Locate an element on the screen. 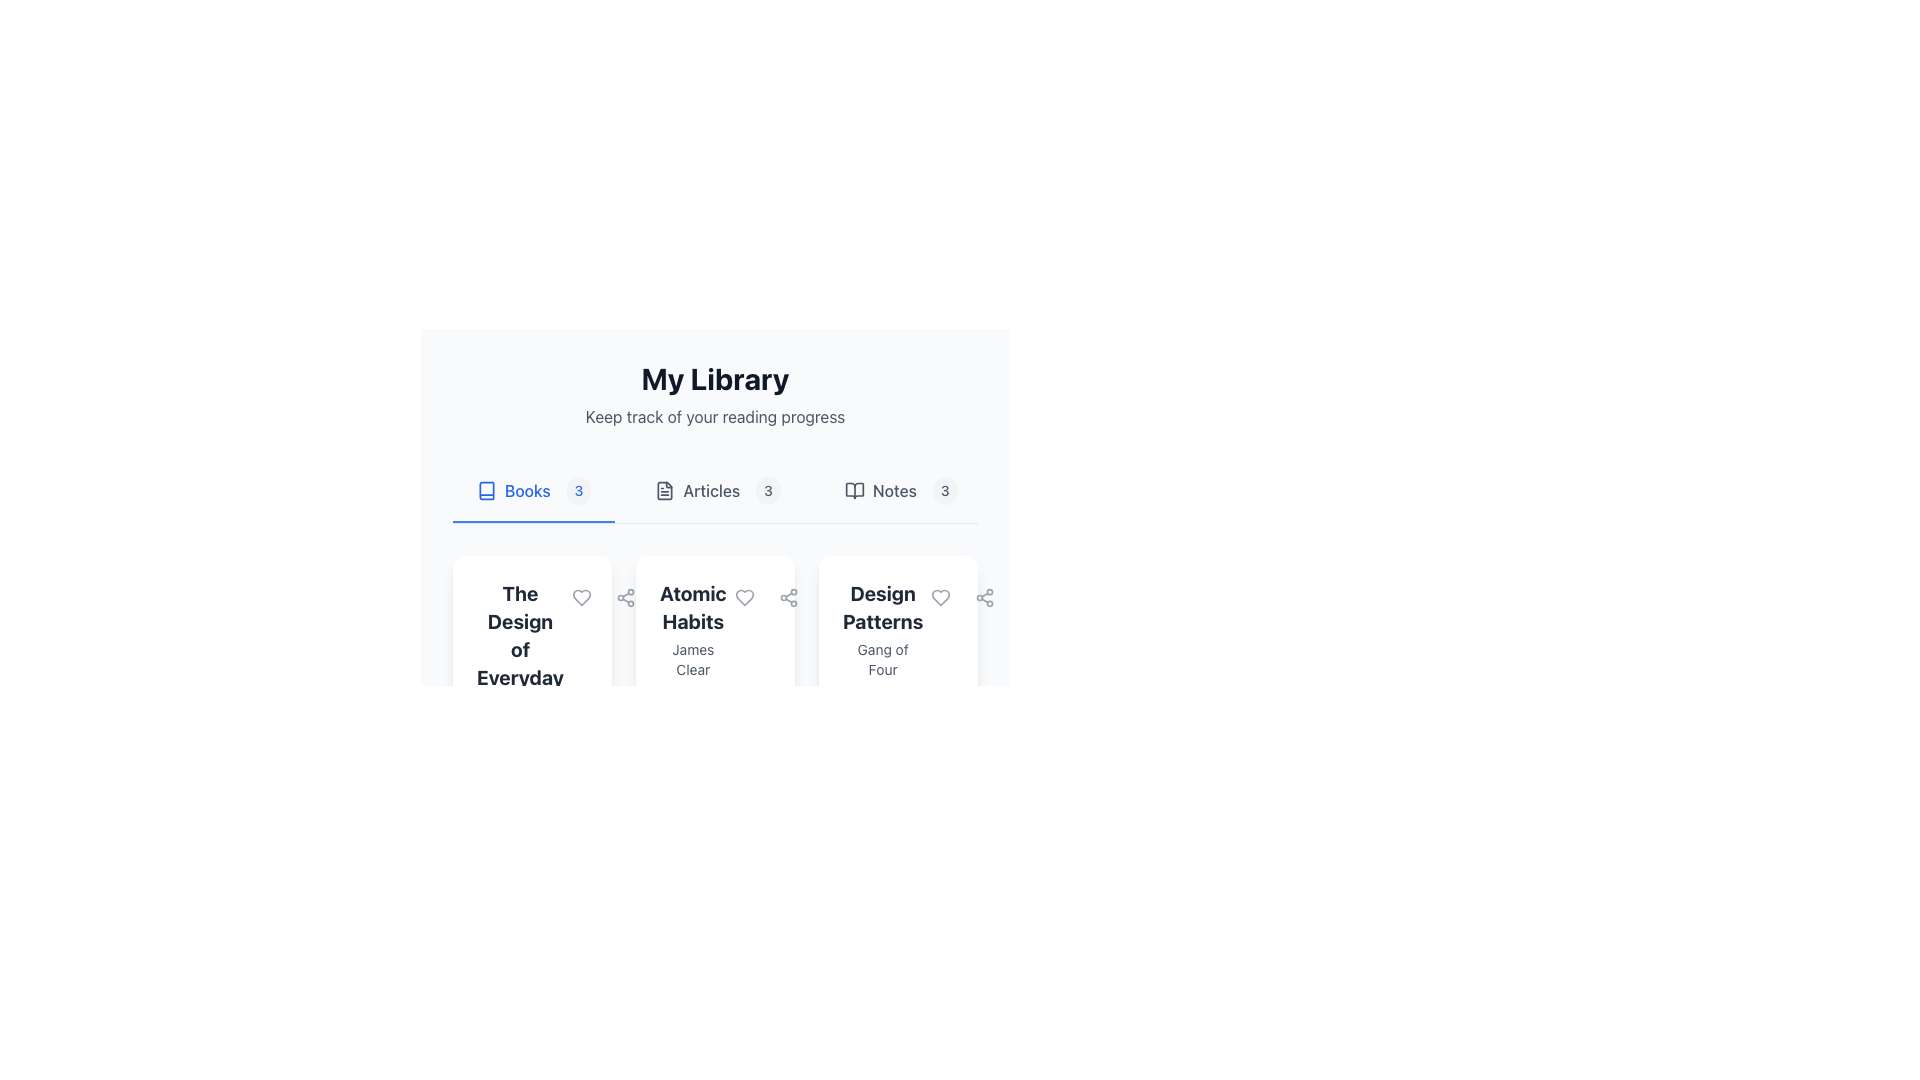  the 'share' button located in the section for 'Atomic Habits' is located at coordinates (787, 596).